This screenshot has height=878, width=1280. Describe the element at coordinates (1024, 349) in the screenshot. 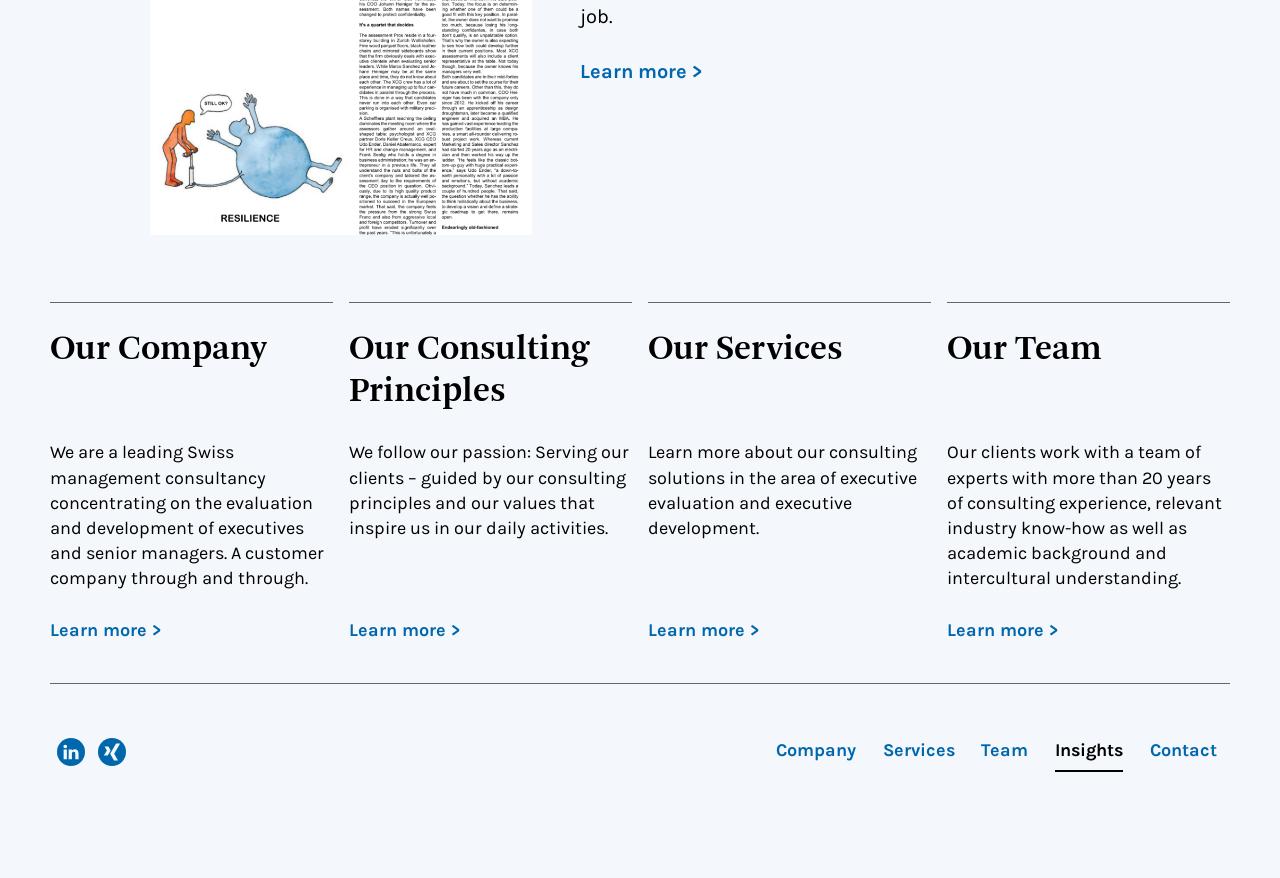

I see `'Our Team'` at that location.